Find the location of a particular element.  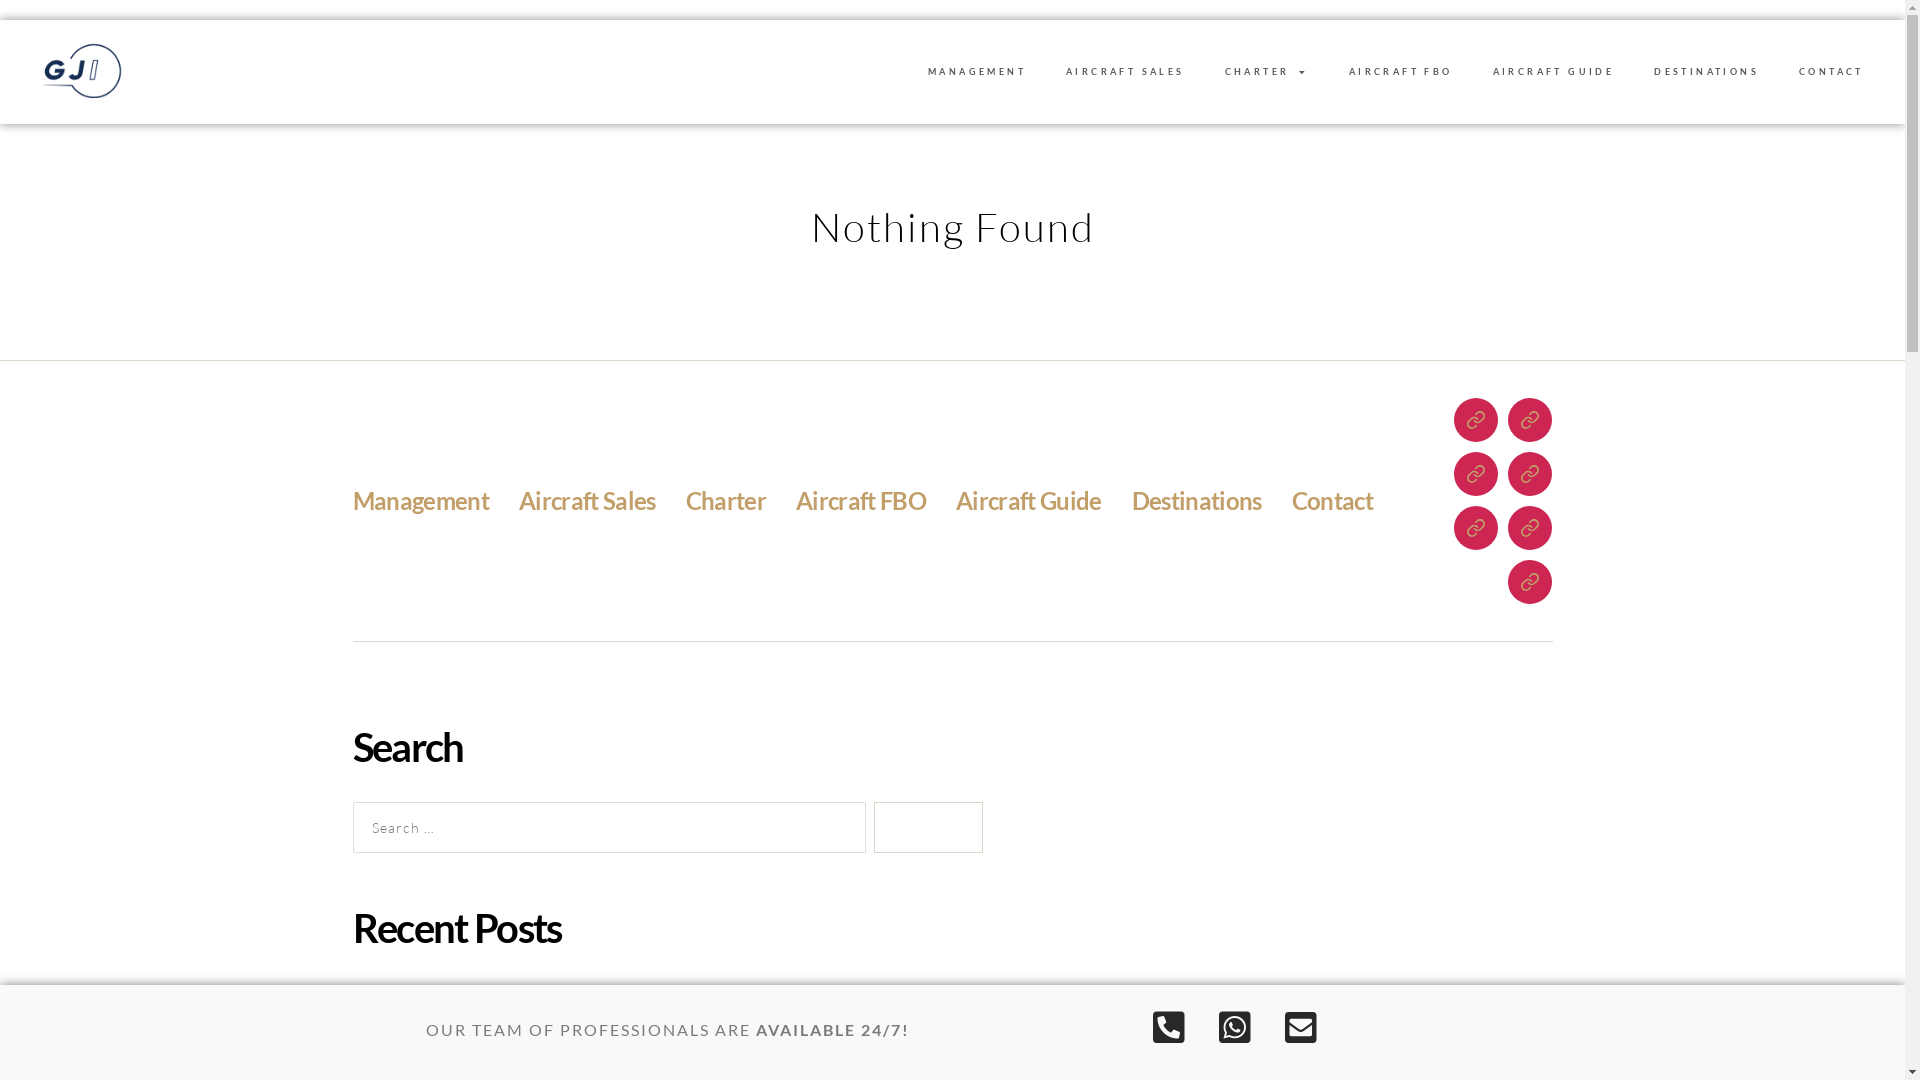

'AIRCRAFT SALES' is located at coordinates (1125, 71).